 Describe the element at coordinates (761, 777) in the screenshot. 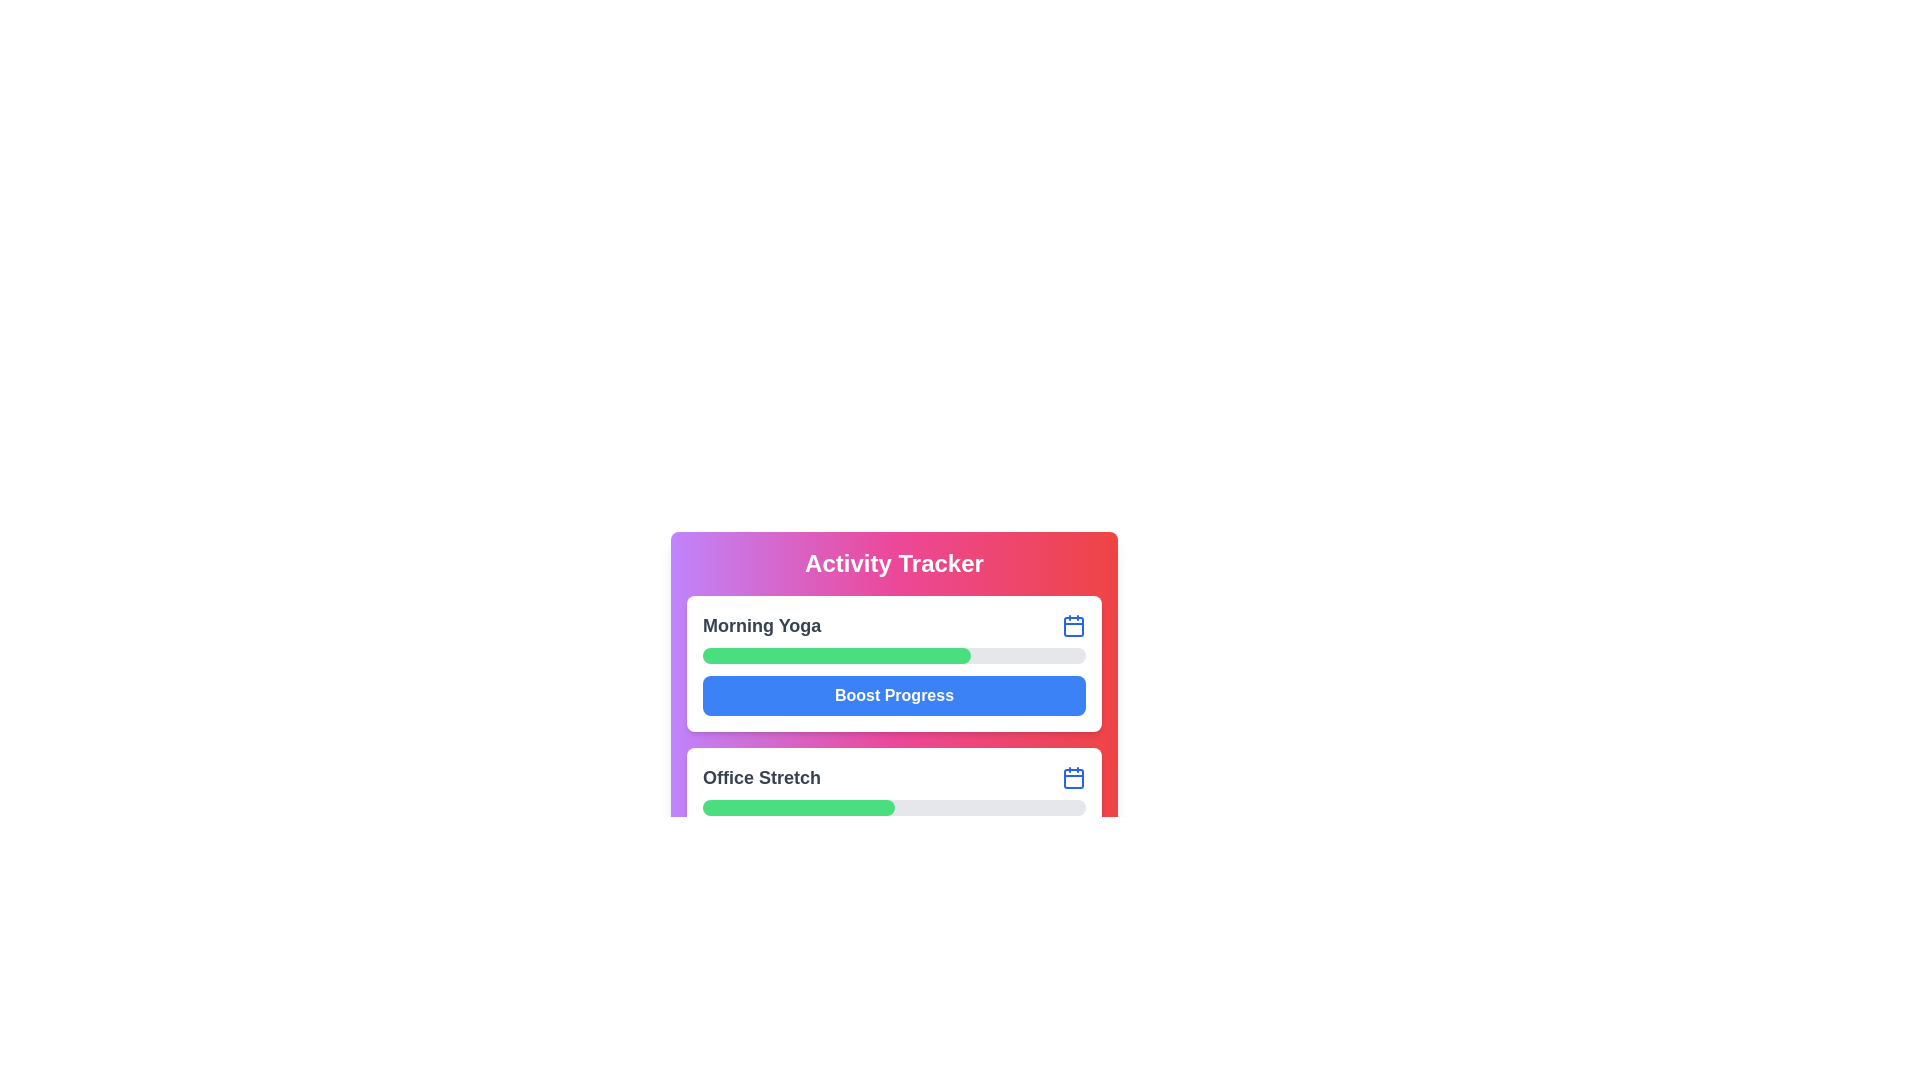

I see `the bold-text title 'Office Stretch' located in the second row of the 'Activity Tracker' card, positioned to the left of its respective icon` at that location.